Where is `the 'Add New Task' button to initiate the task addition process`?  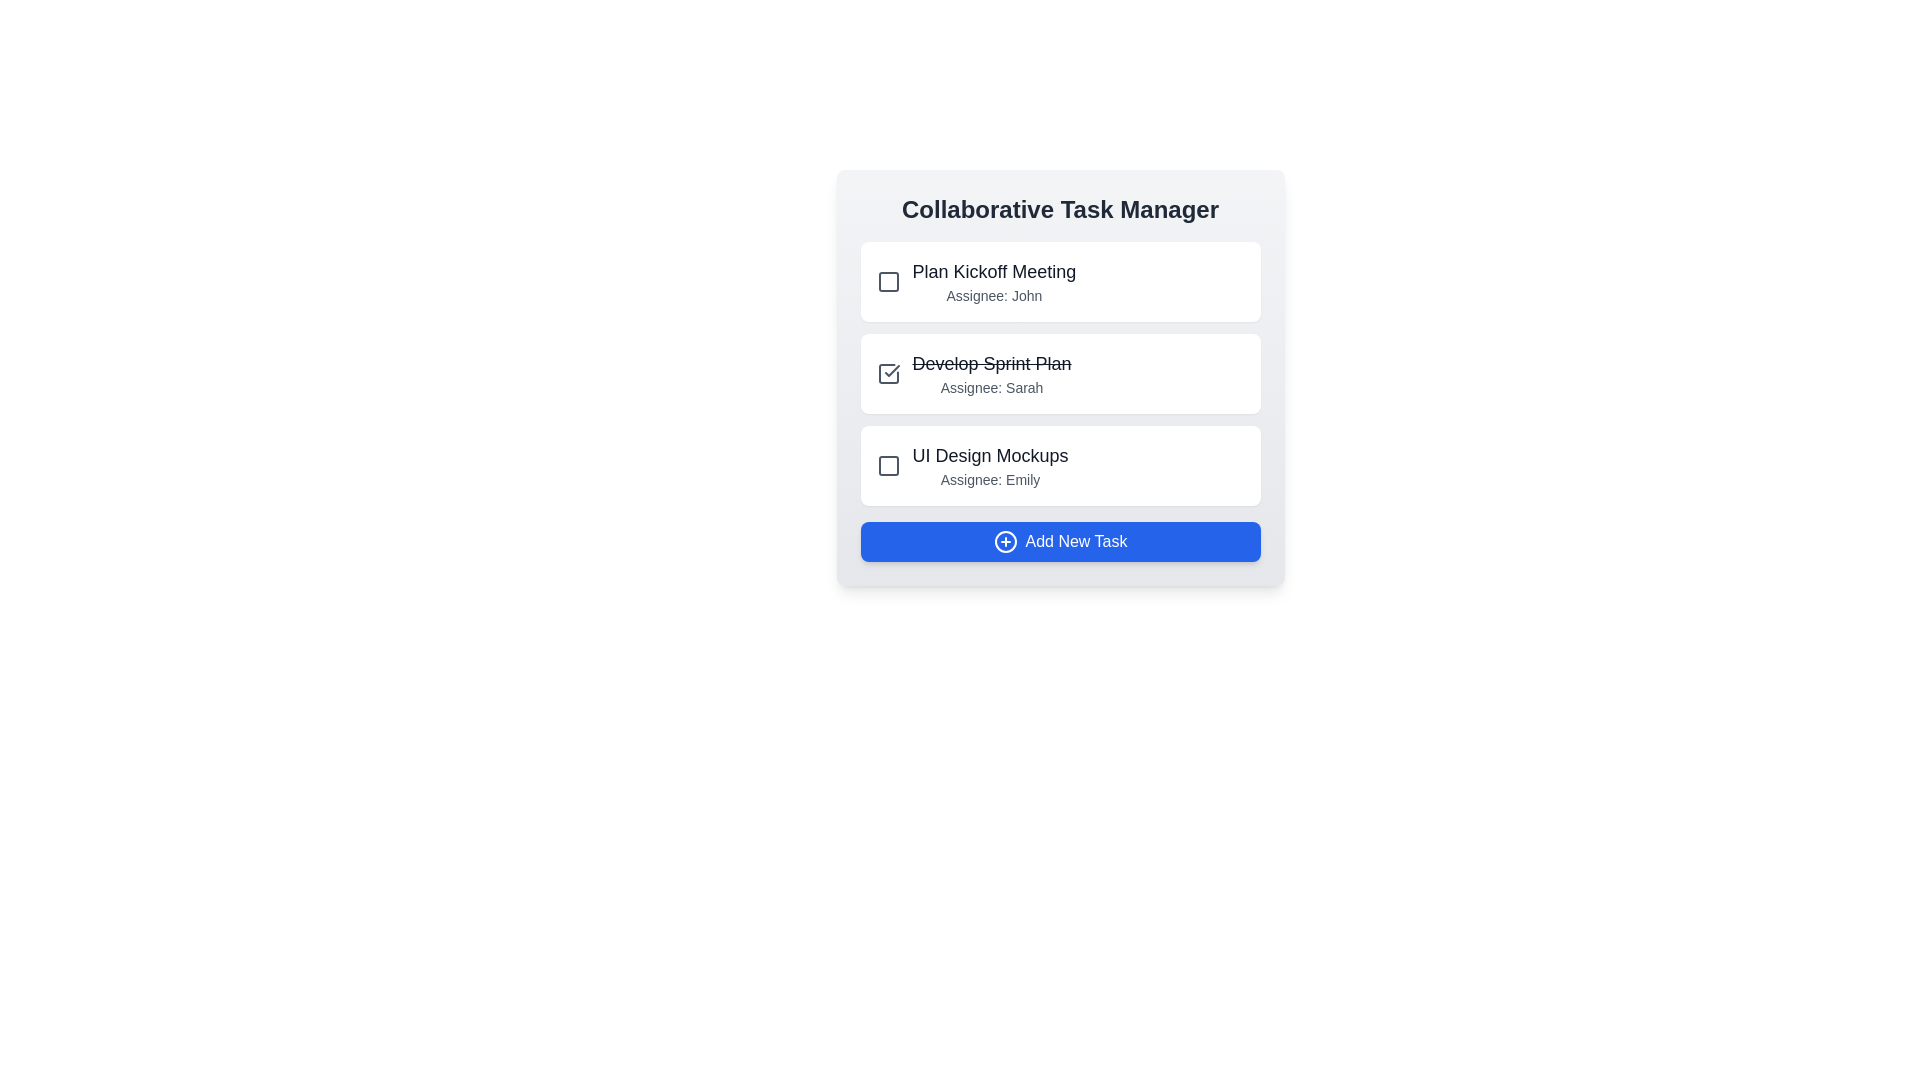
the 'Add New Task' button to initiate the task addition process is located at coordinates (1059, 542).